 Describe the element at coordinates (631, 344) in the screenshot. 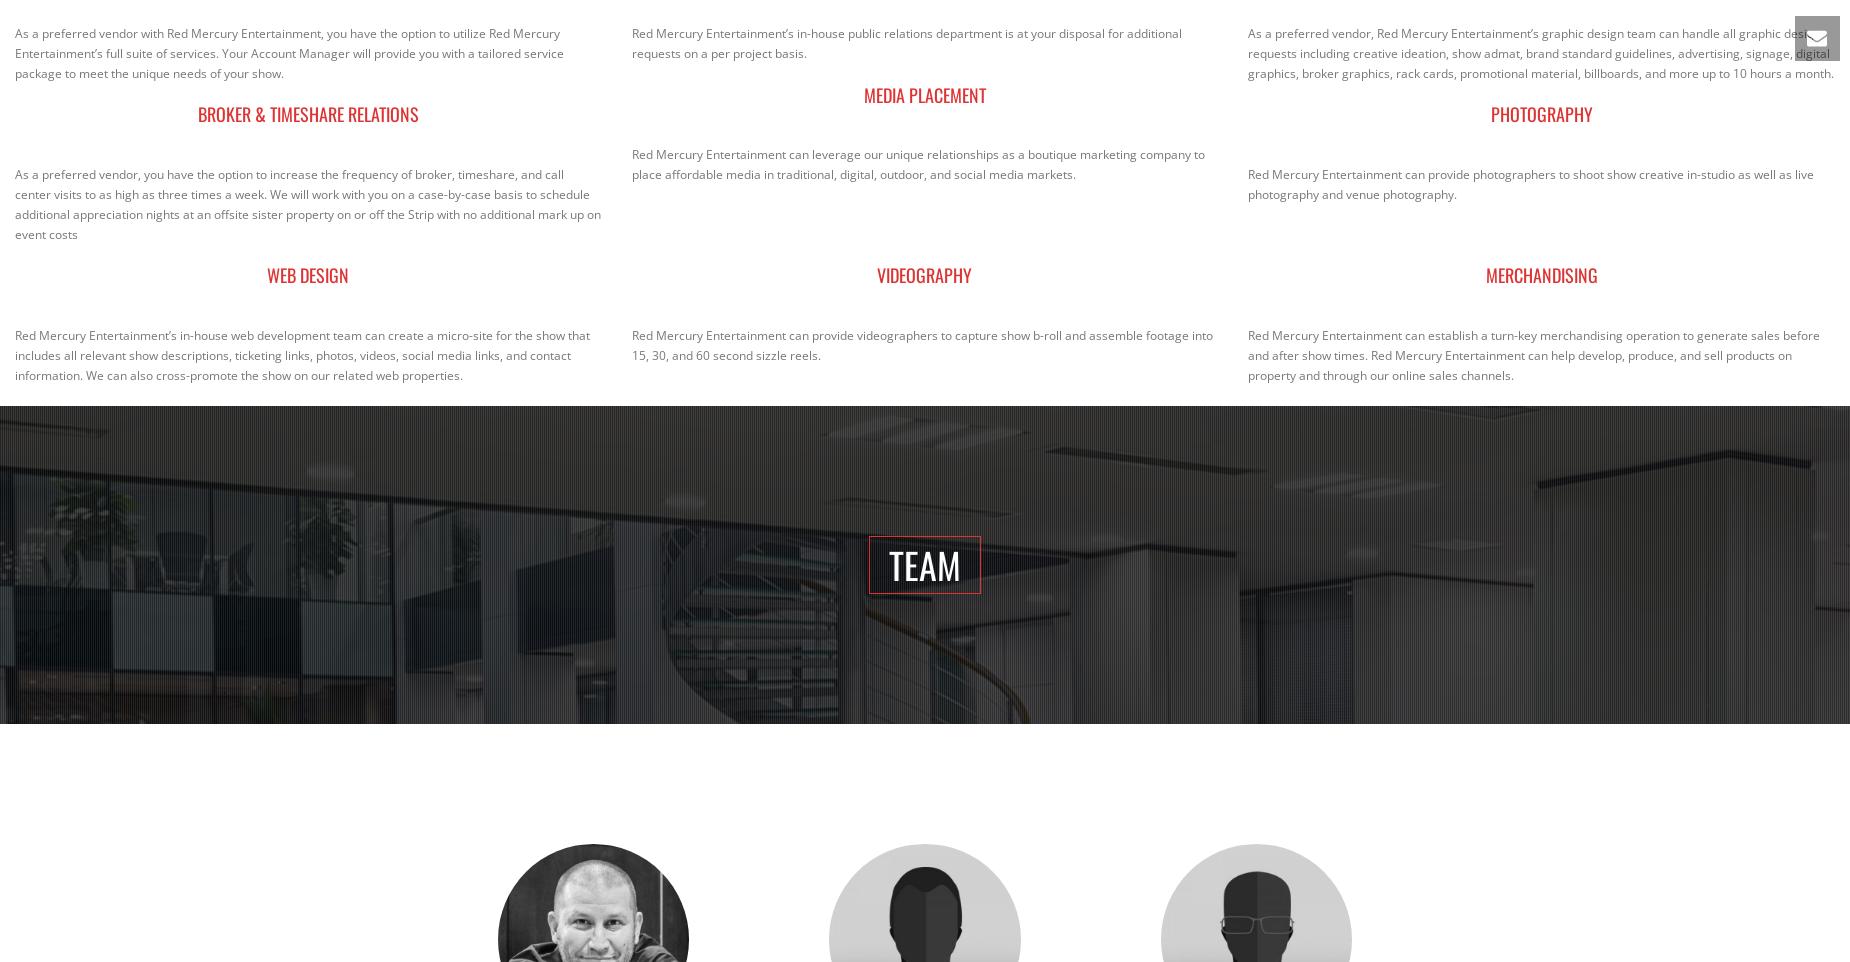

I see `'Red Mercury Entertainment can provide videographers to capture show b-roll and assemble footage into 15, 30, and 60 second sizzle reels.'` at that location.